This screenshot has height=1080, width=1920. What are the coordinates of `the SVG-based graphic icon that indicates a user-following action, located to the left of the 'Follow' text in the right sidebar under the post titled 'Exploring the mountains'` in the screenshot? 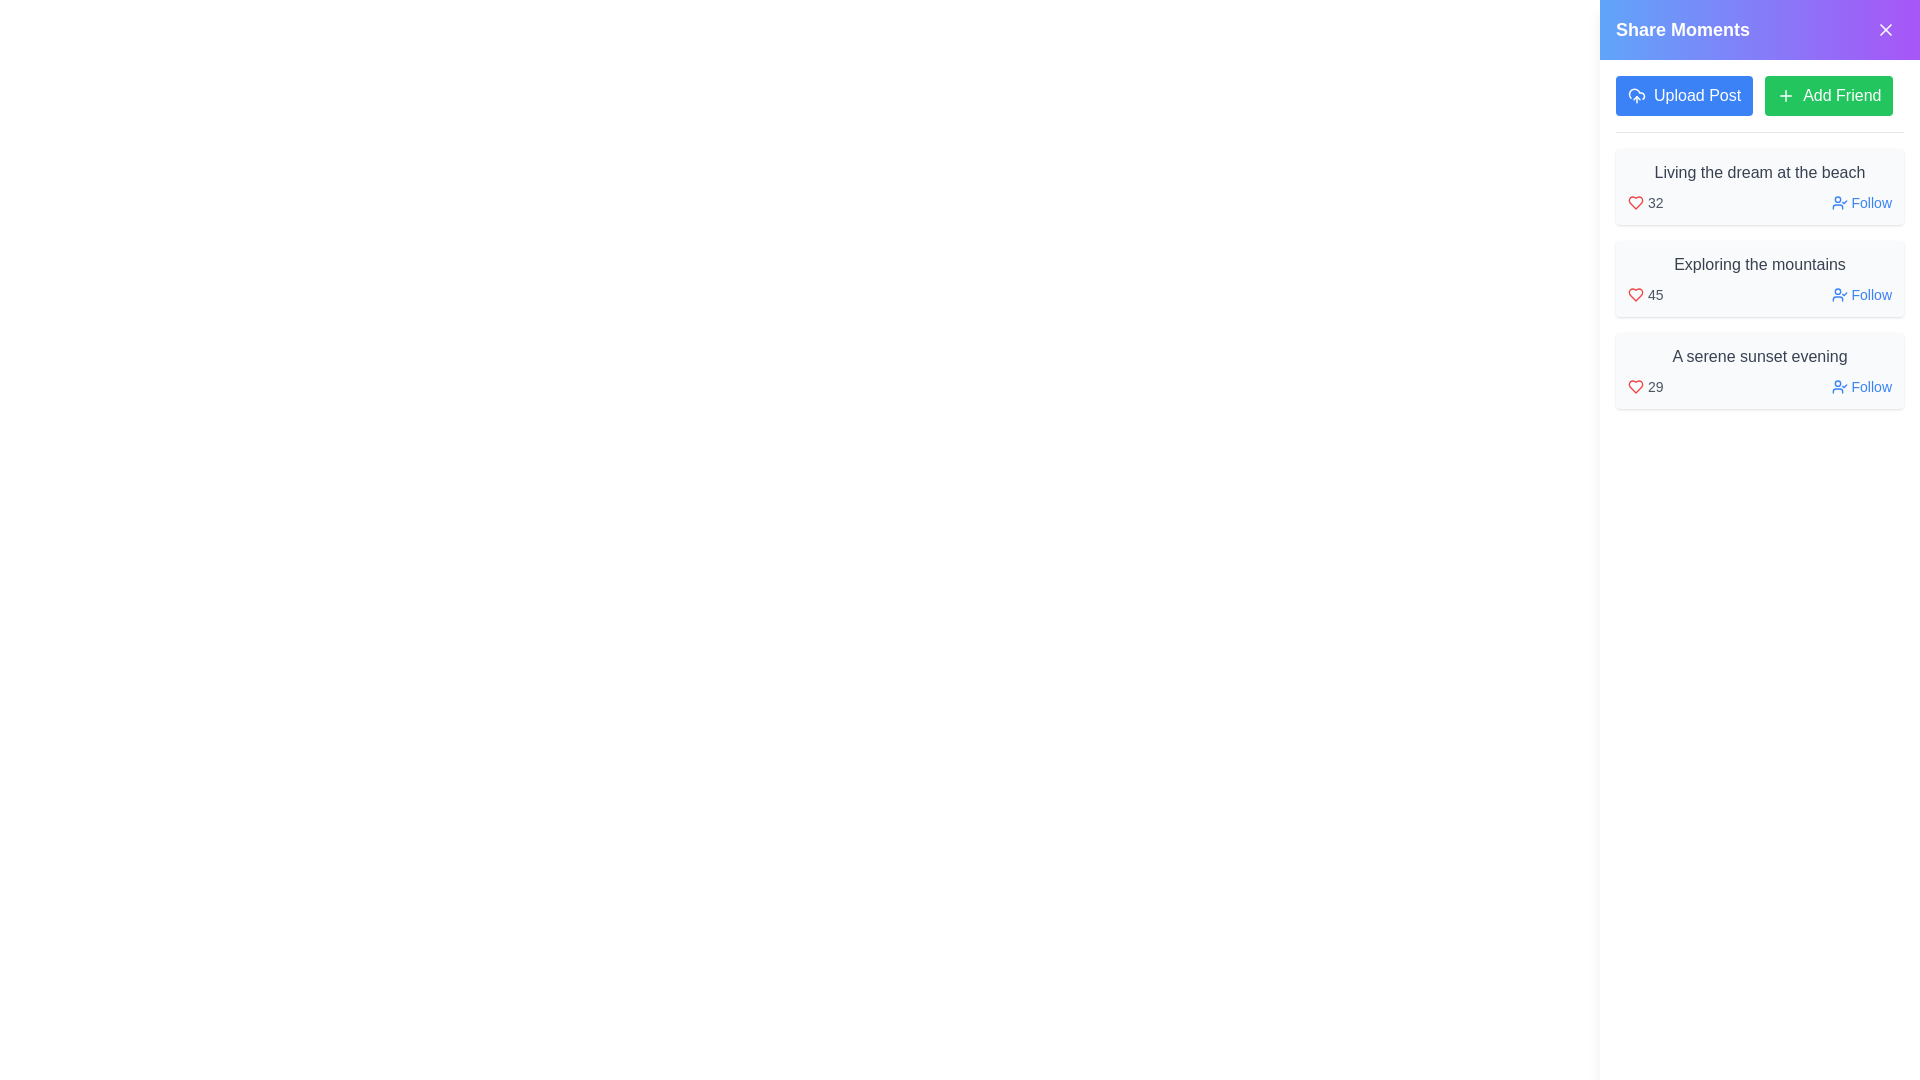 It's located at (1839, 294).